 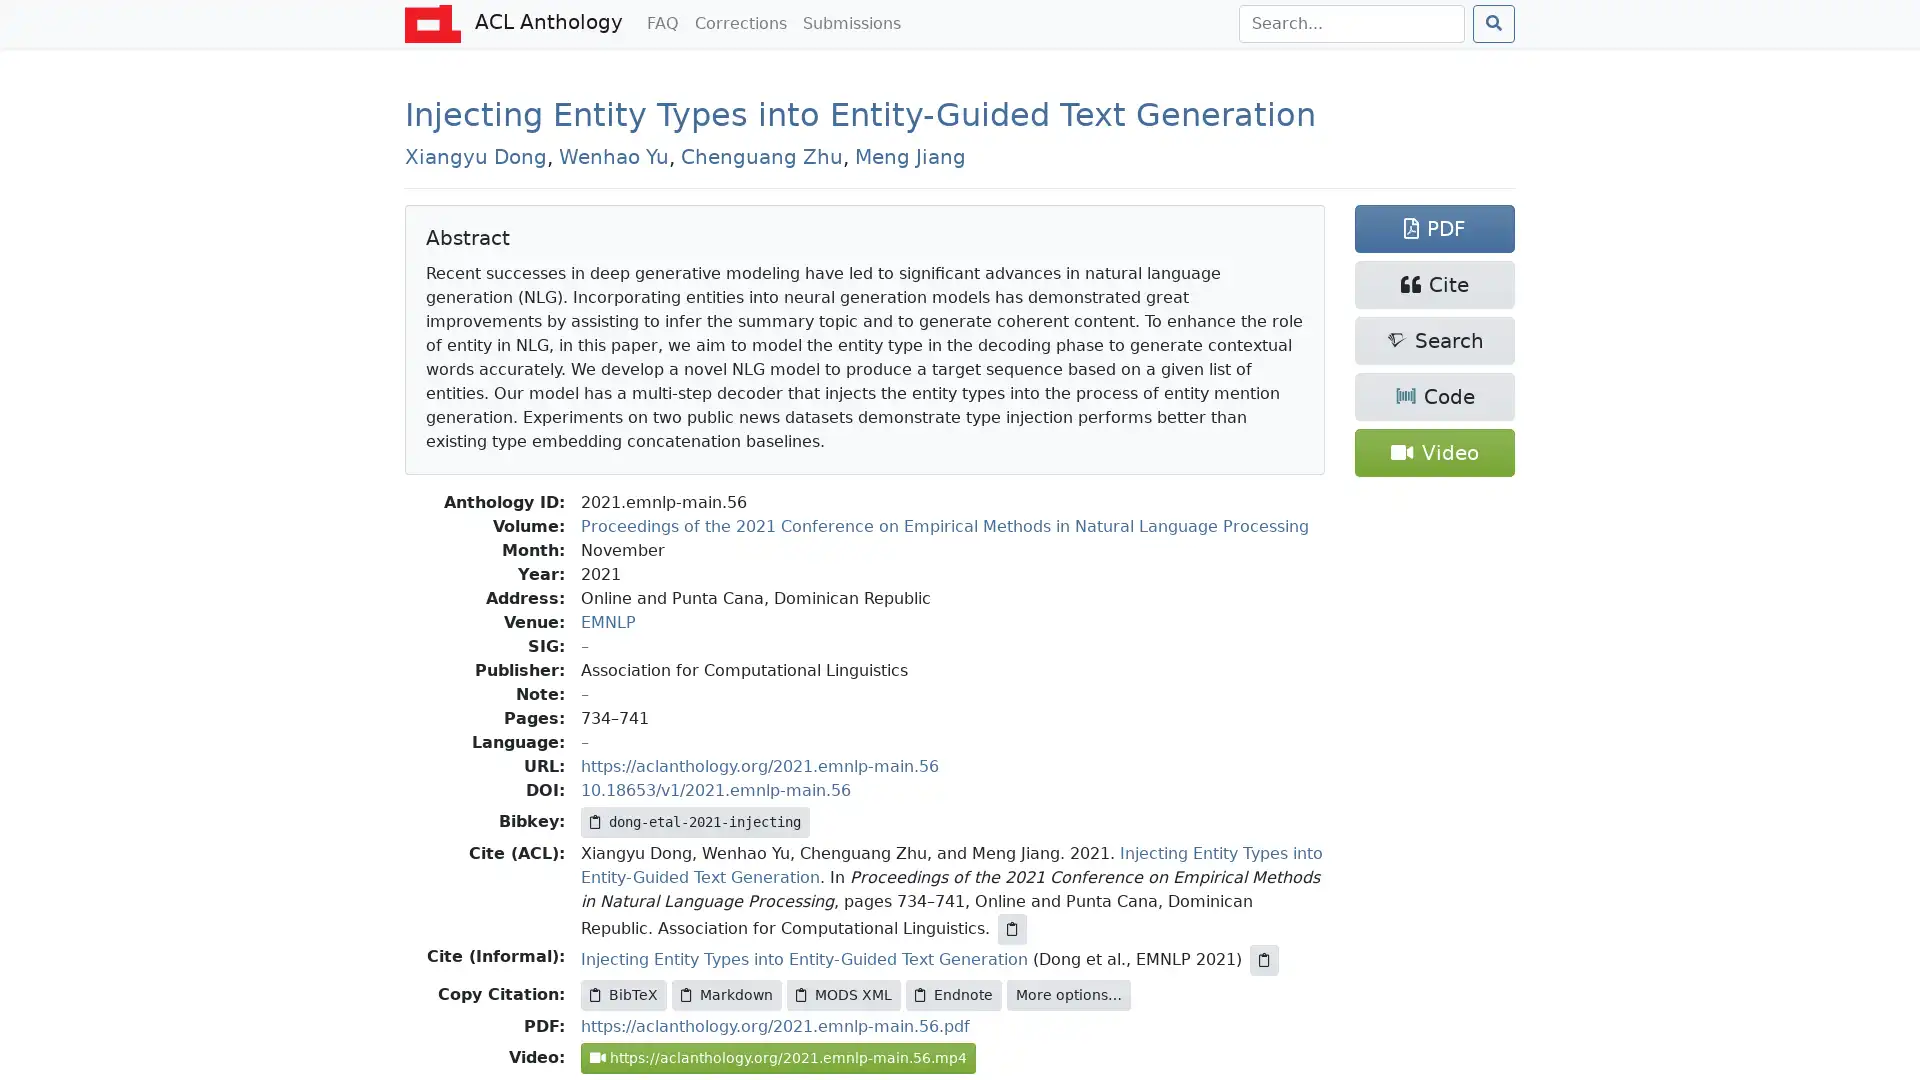 I want to click on Markdown, so click(x=725, y=995).